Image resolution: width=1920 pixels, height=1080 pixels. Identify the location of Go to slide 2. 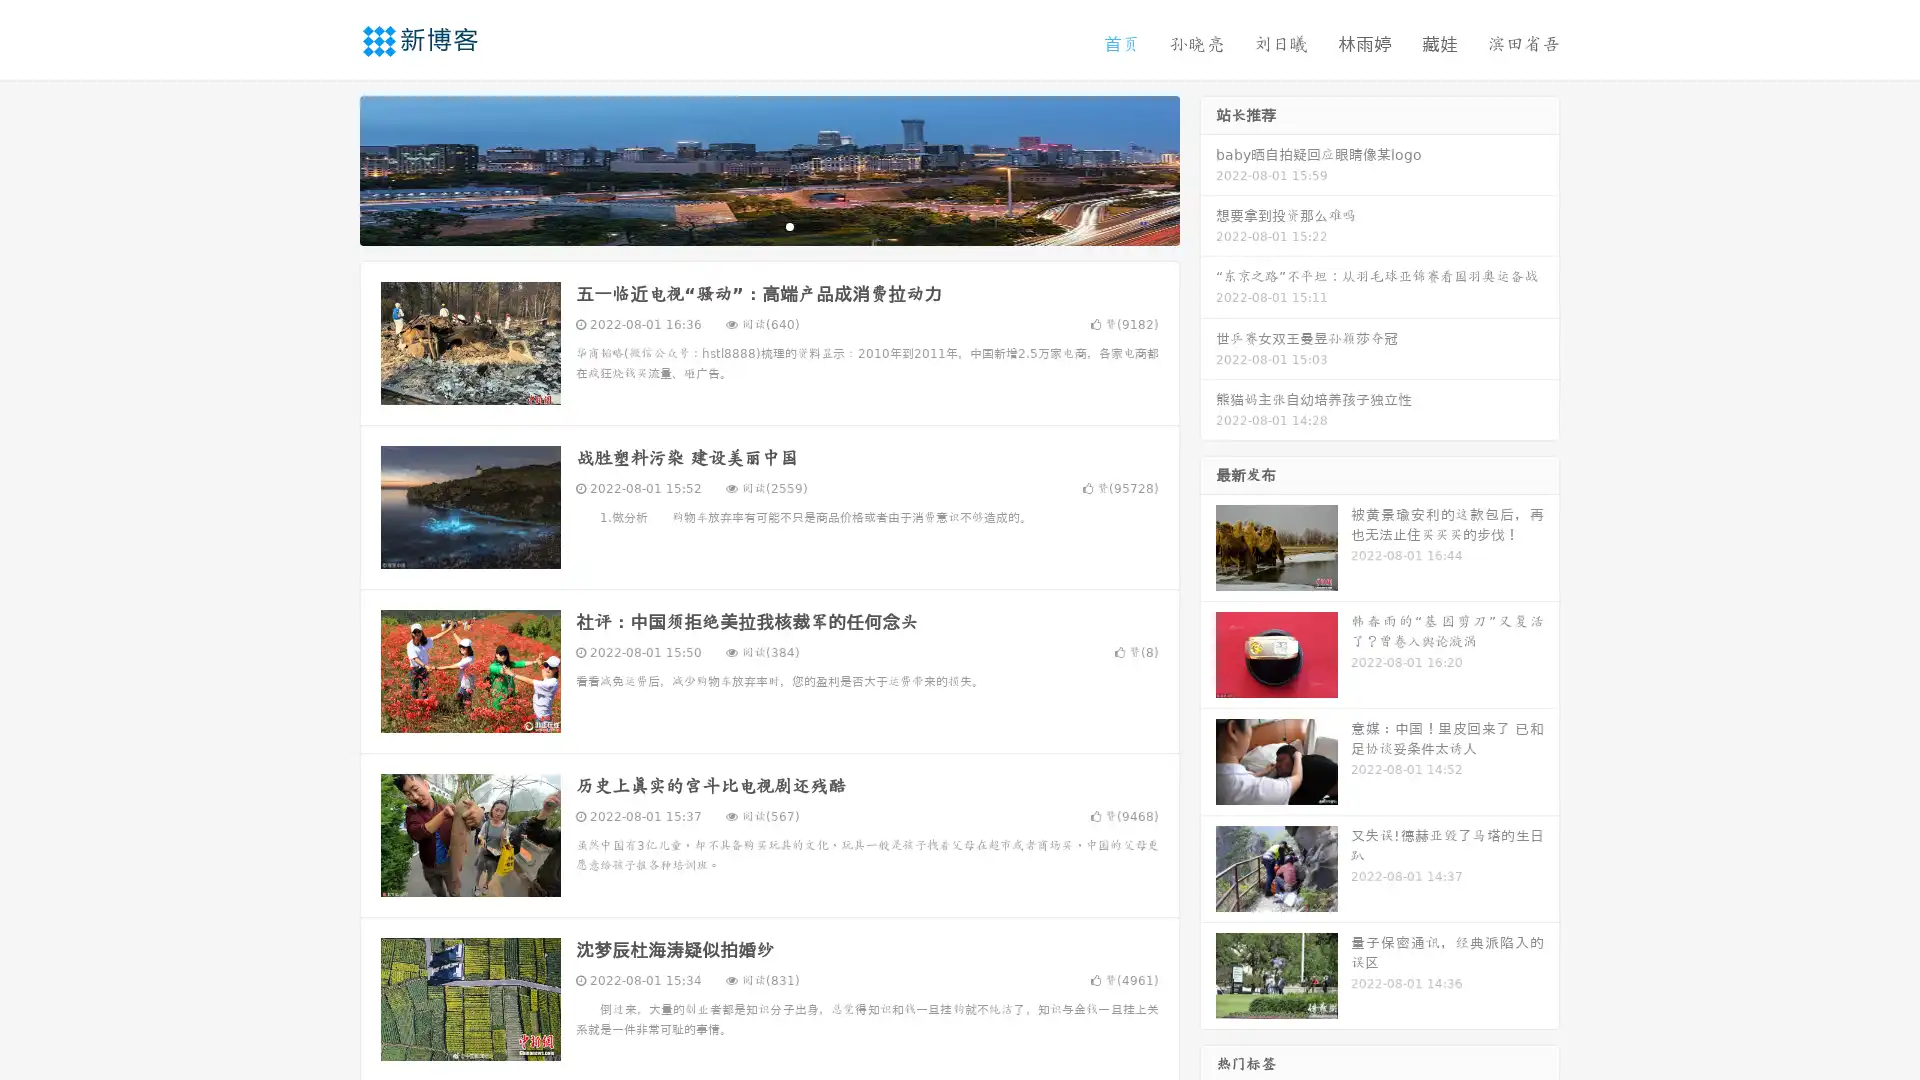
(768, 225).